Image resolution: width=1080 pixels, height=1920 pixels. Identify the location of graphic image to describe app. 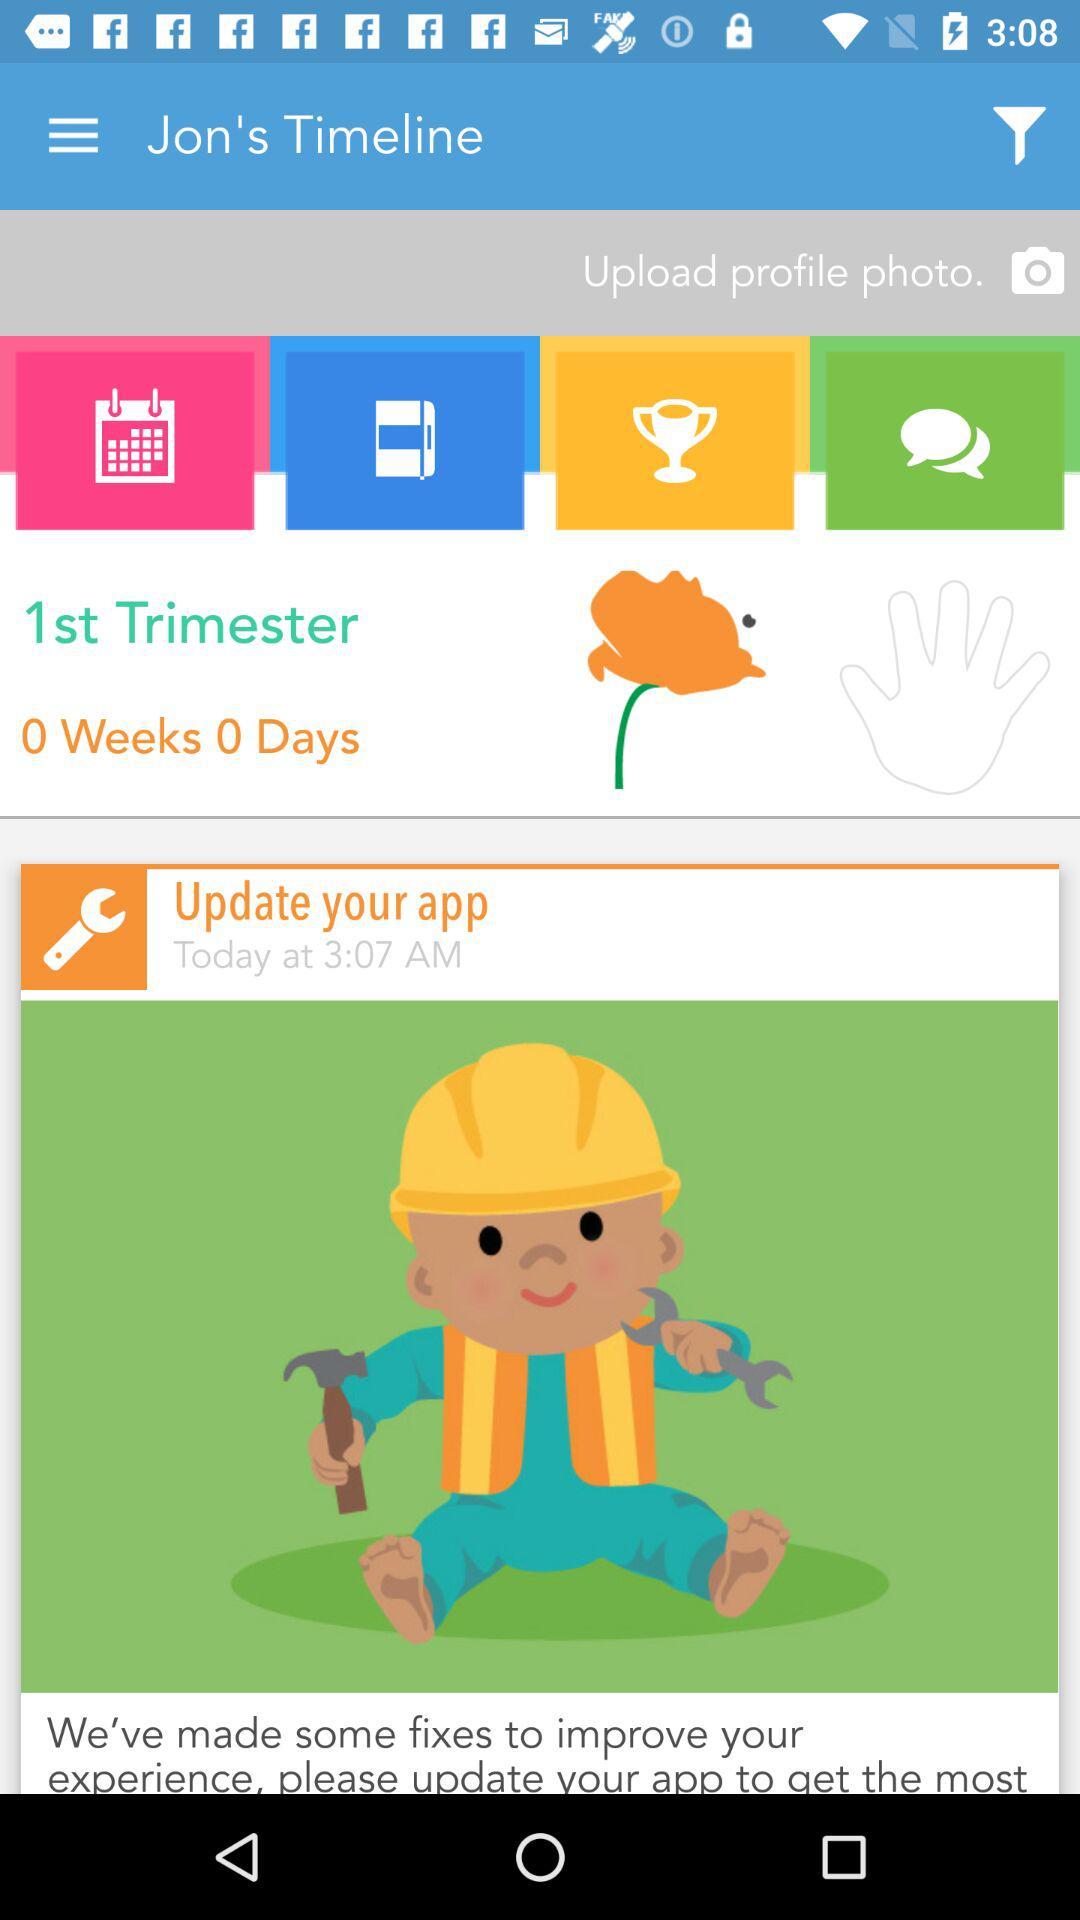
(540, 1346).